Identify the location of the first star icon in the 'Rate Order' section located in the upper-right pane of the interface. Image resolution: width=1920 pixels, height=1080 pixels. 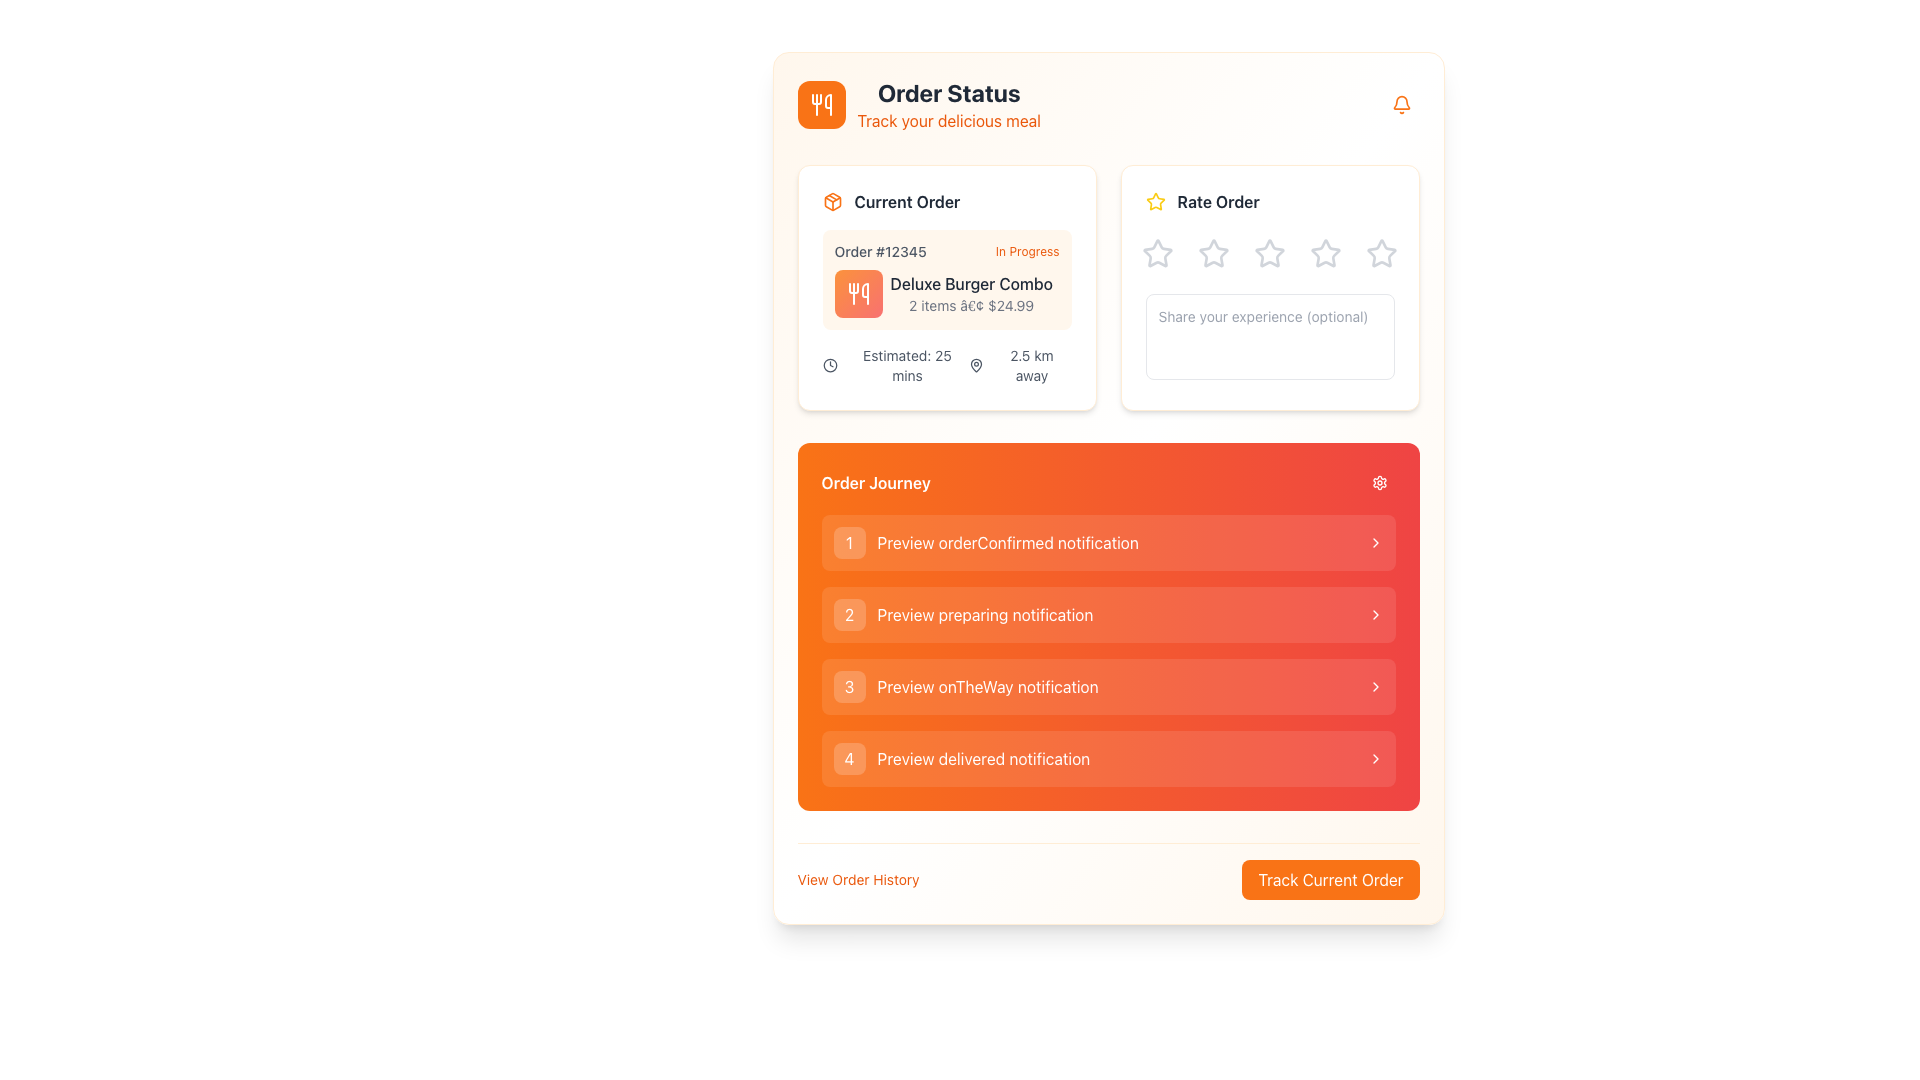
(1155, 201).